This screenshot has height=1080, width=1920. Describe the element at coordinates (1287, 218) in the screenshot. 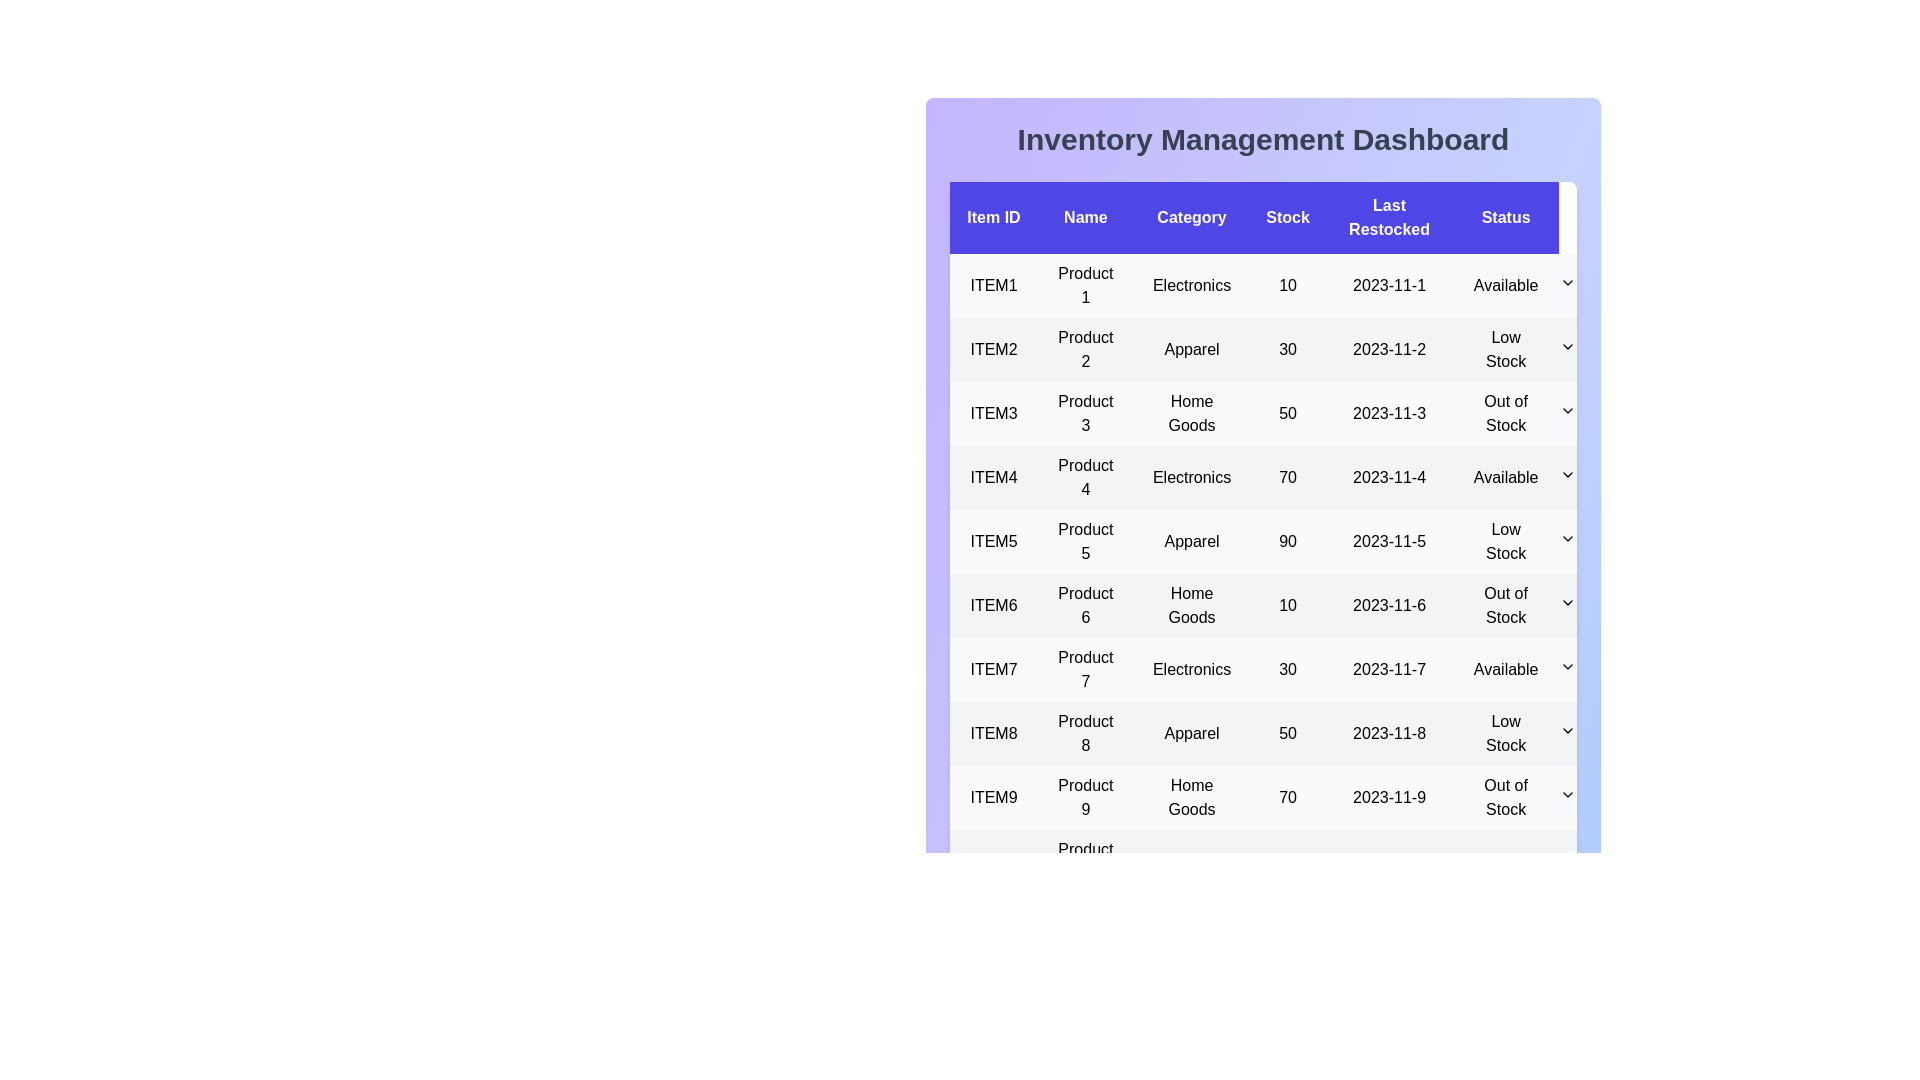

I see `the column header Stock to sort the data by that column` at that location.